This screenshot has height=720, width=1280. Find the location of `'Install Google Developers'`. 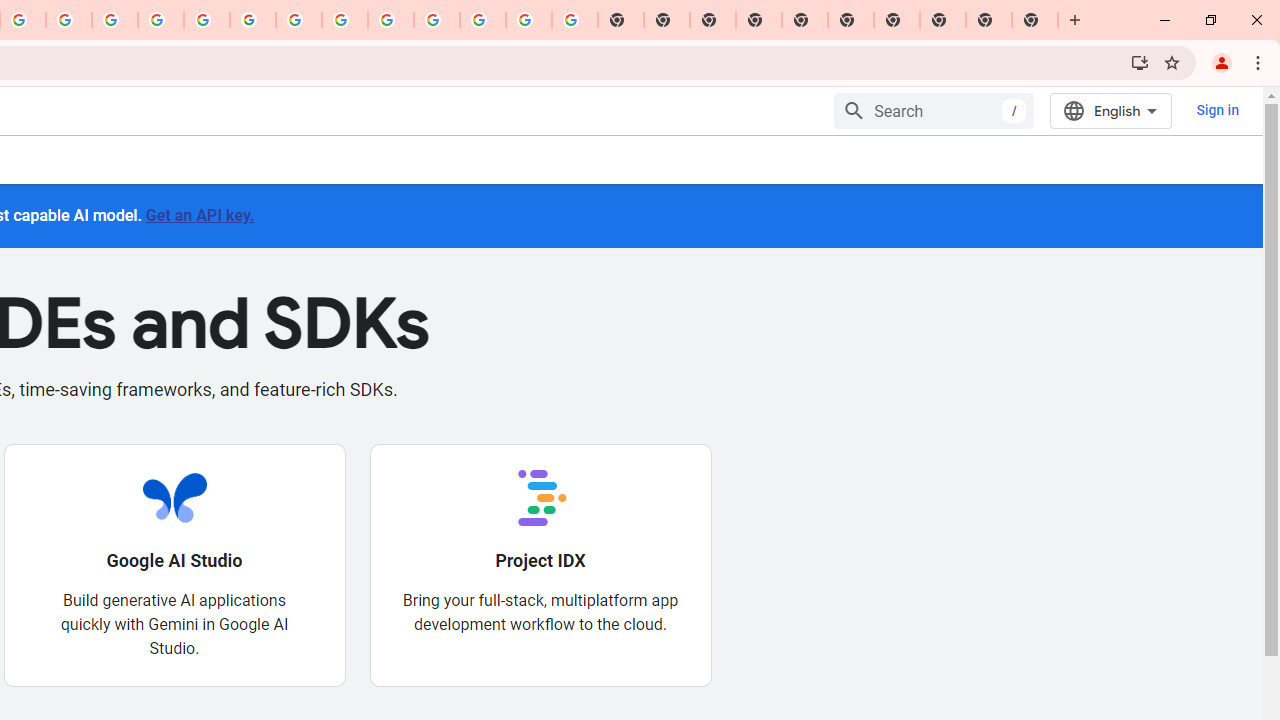

'Install Google Developers' is located at coordinates (1139, 61).